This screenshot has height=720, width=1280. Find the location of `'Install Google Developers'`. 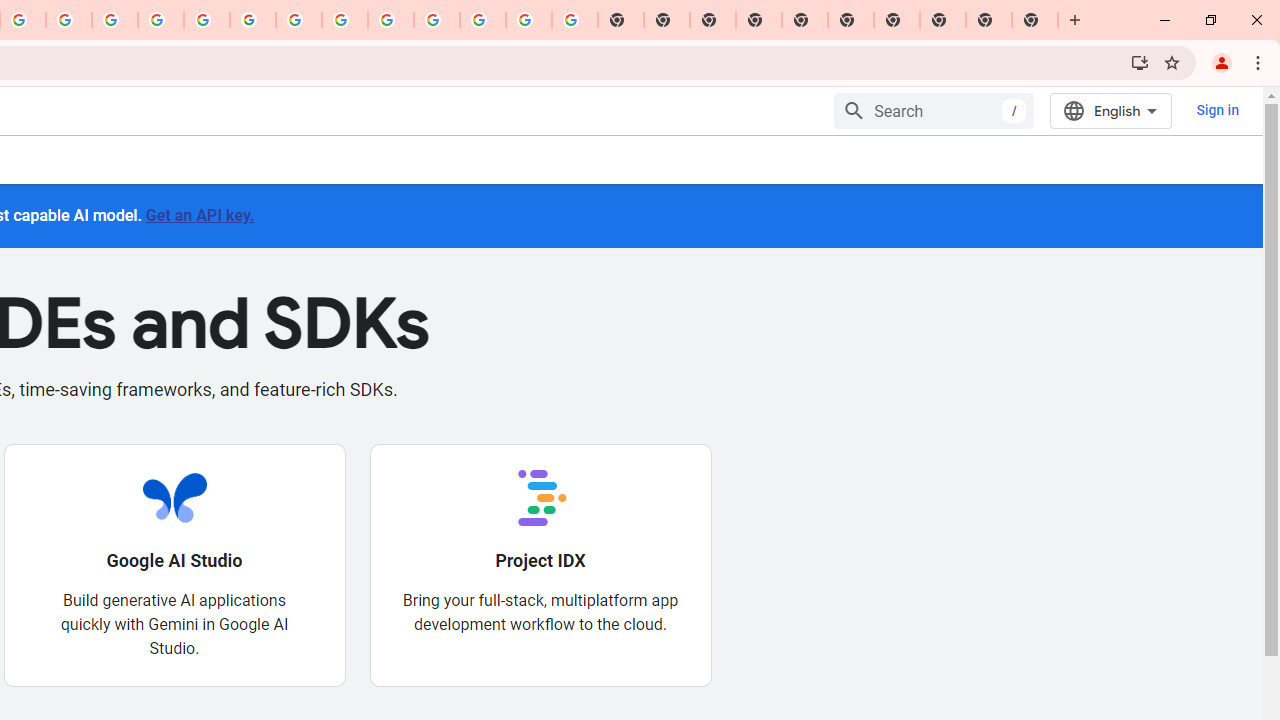

'Install Google Developers' is located at coordinates (1139, 61).